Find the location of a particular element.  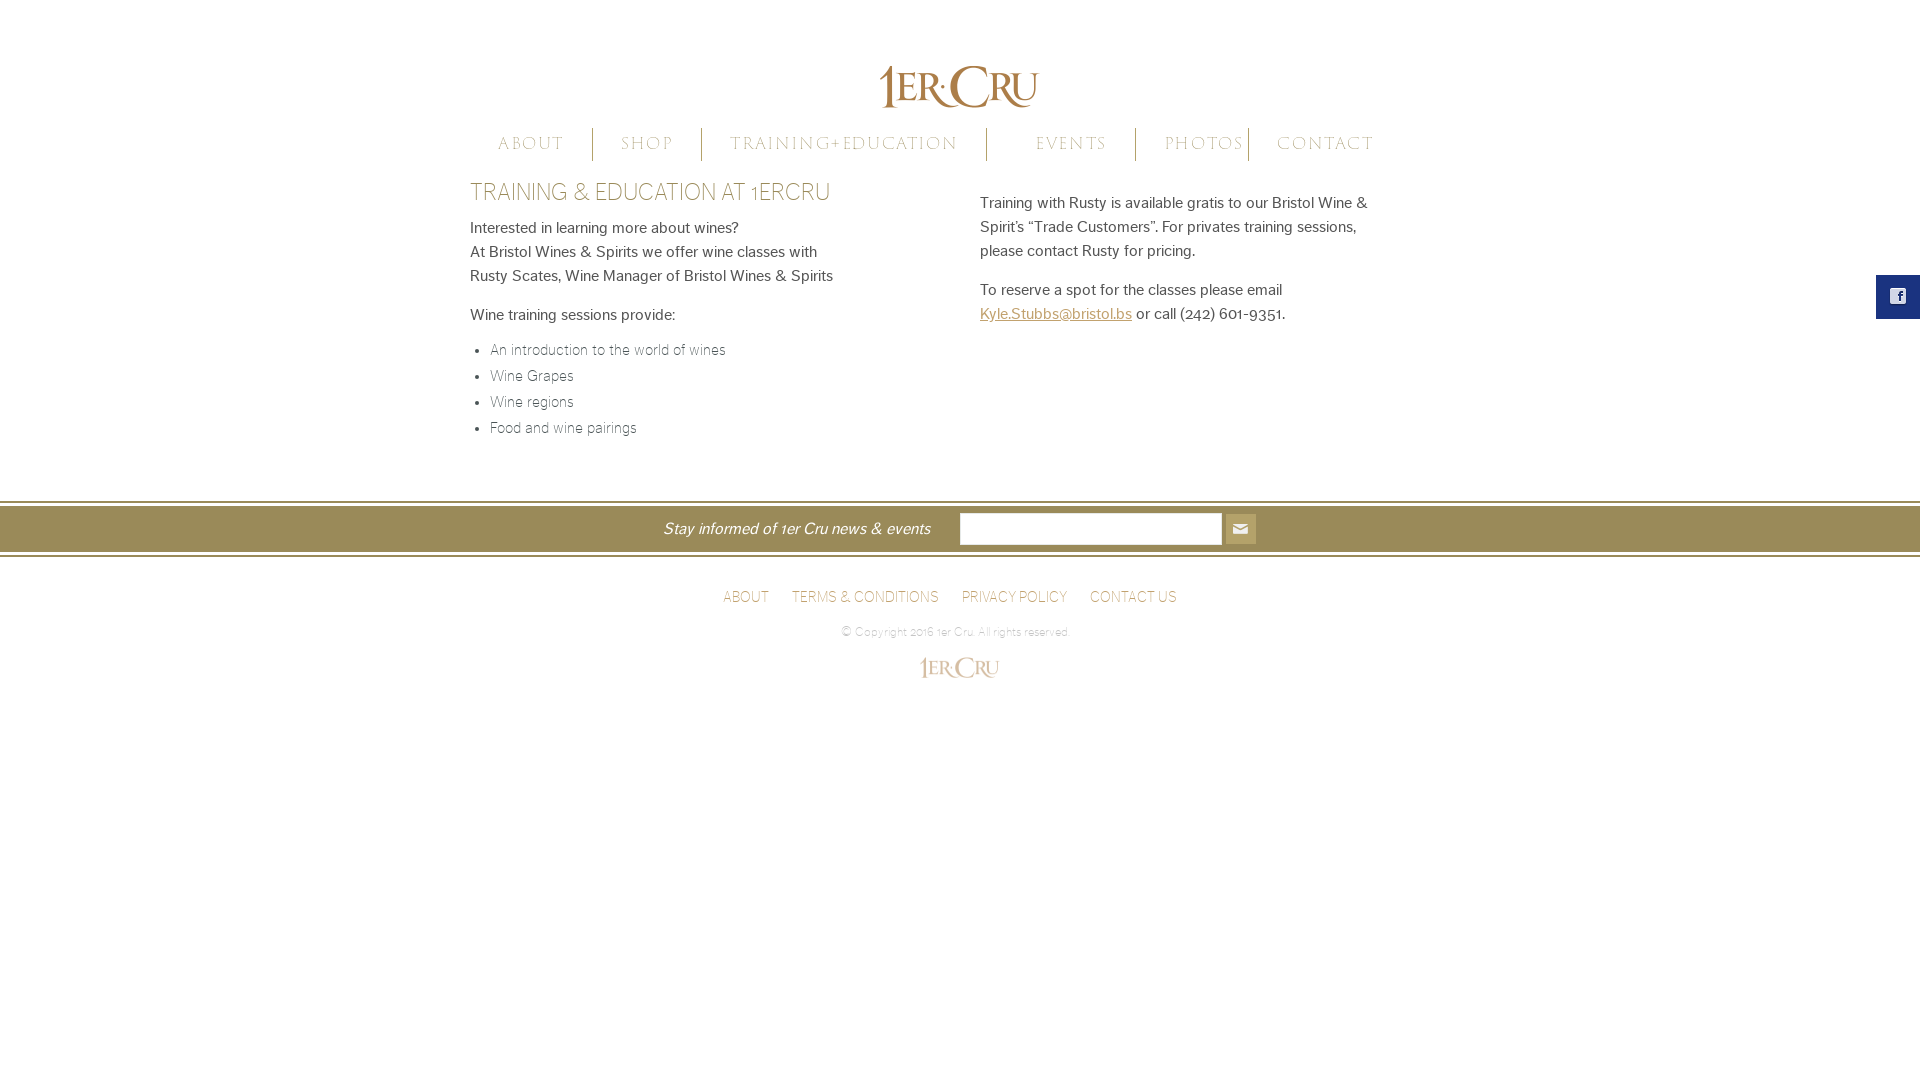

'subscribe' is located at coordinates (1240, 527).